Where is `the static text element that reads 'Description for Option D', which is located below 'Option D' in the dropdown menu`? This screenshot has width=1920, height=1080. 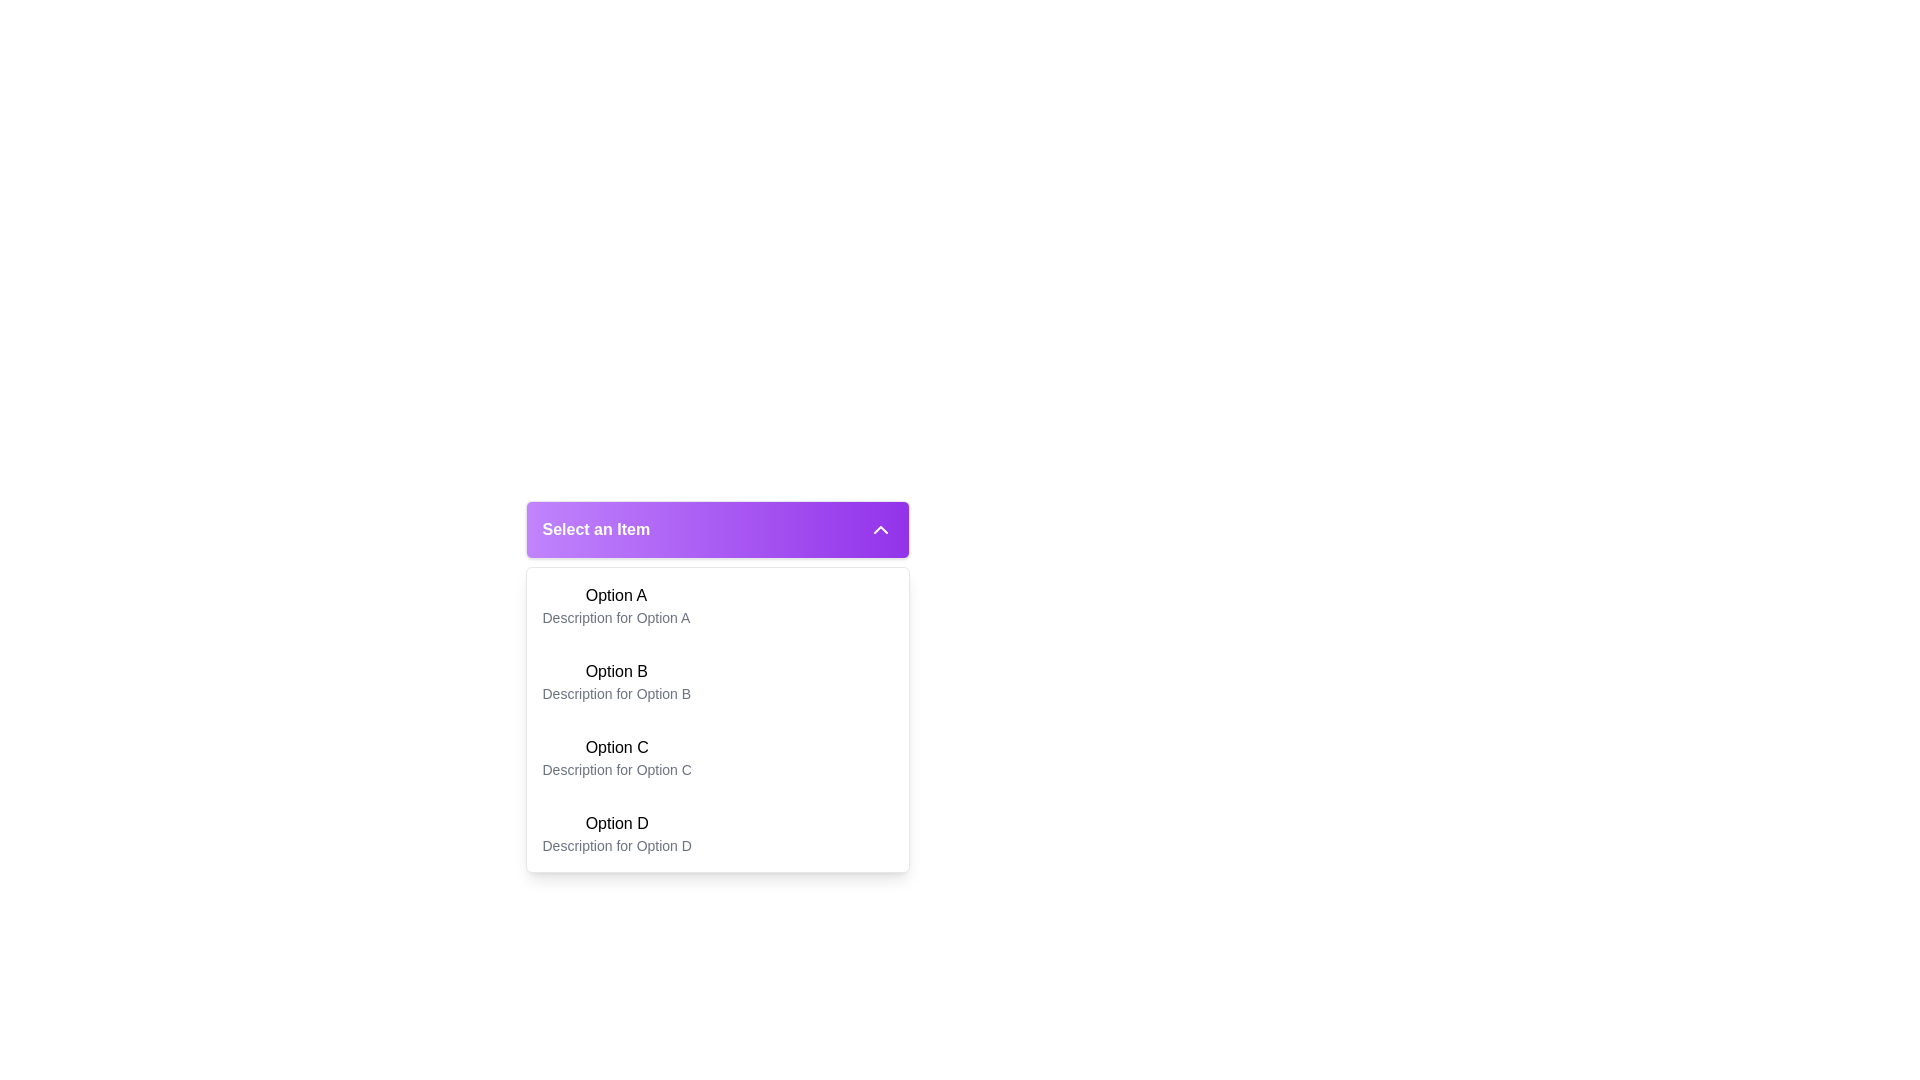
the static text element that reads 'Description for Option D', which is located below 'Option D' in the dropdown menu is located at coordinates (616, 845).